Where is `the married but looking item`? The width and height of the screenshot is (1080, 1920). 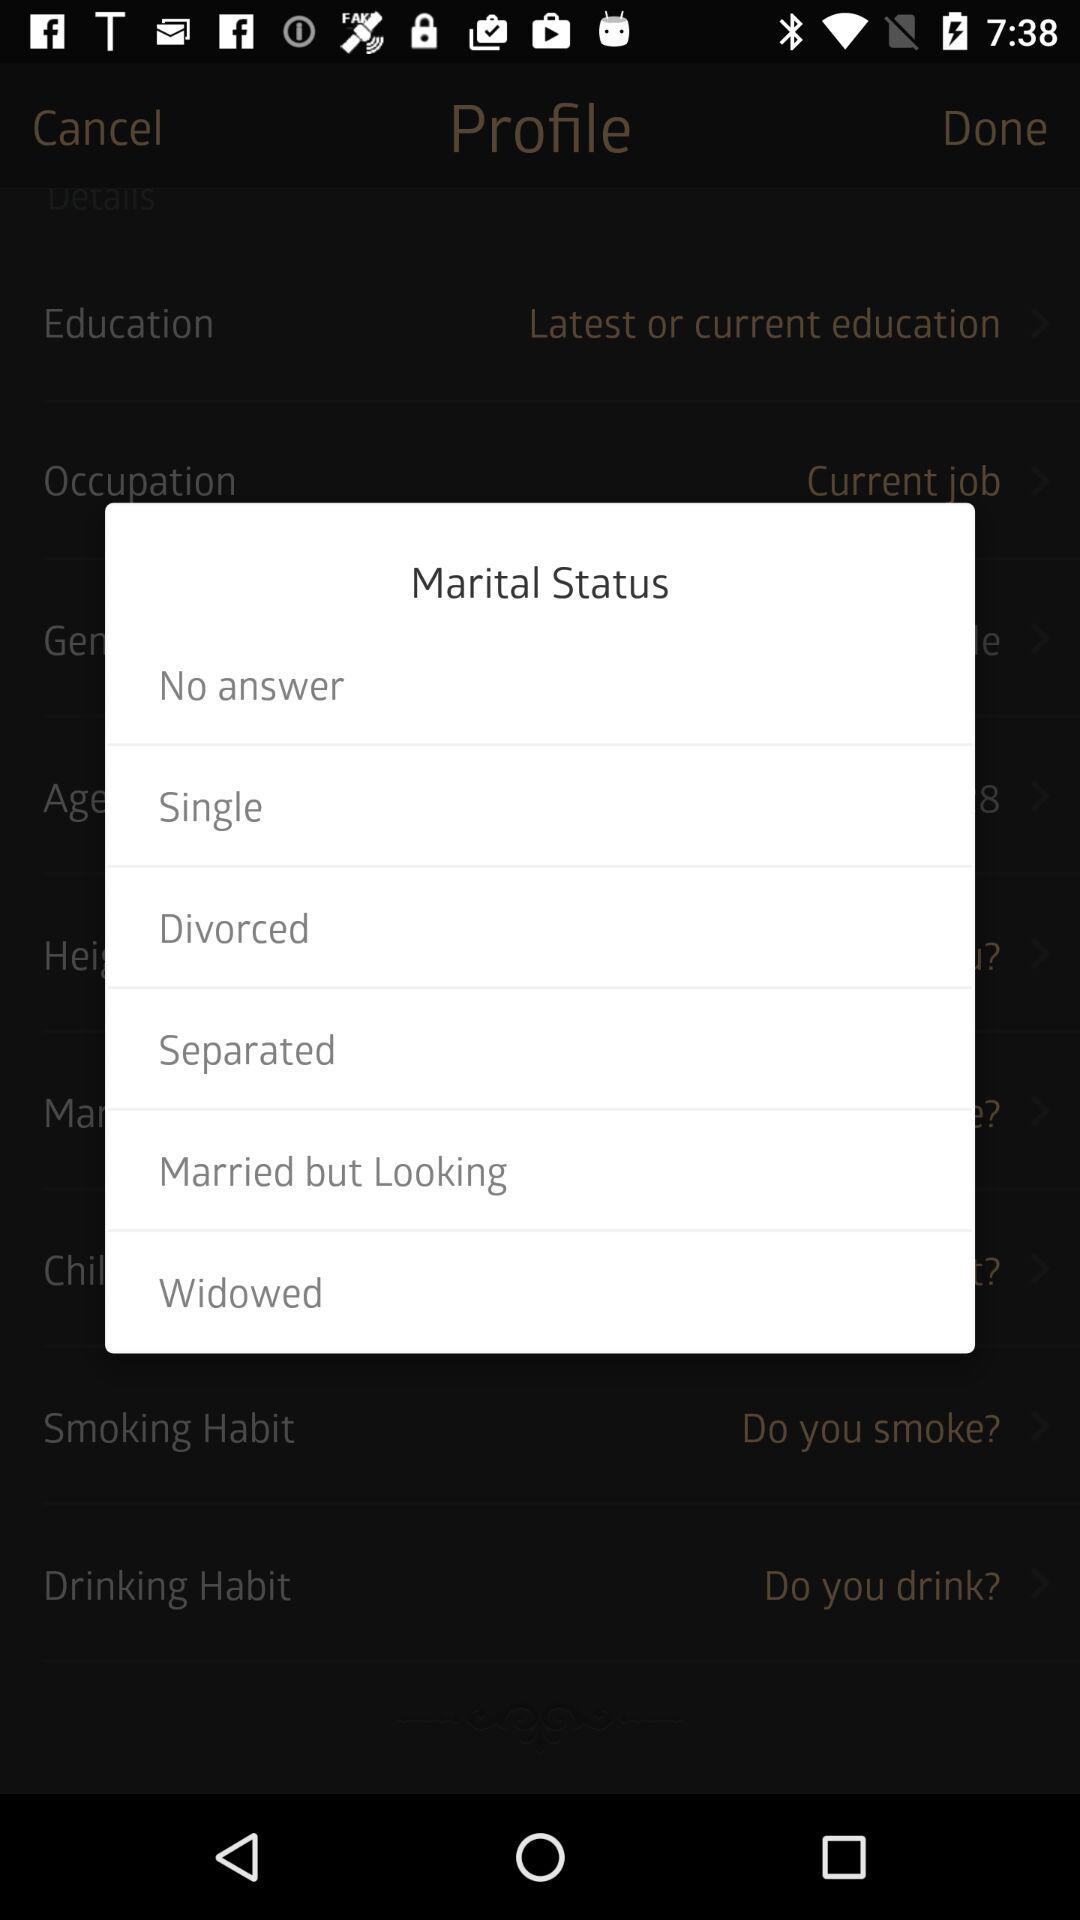
the married but looking item is located at coordinates (540, 1170).